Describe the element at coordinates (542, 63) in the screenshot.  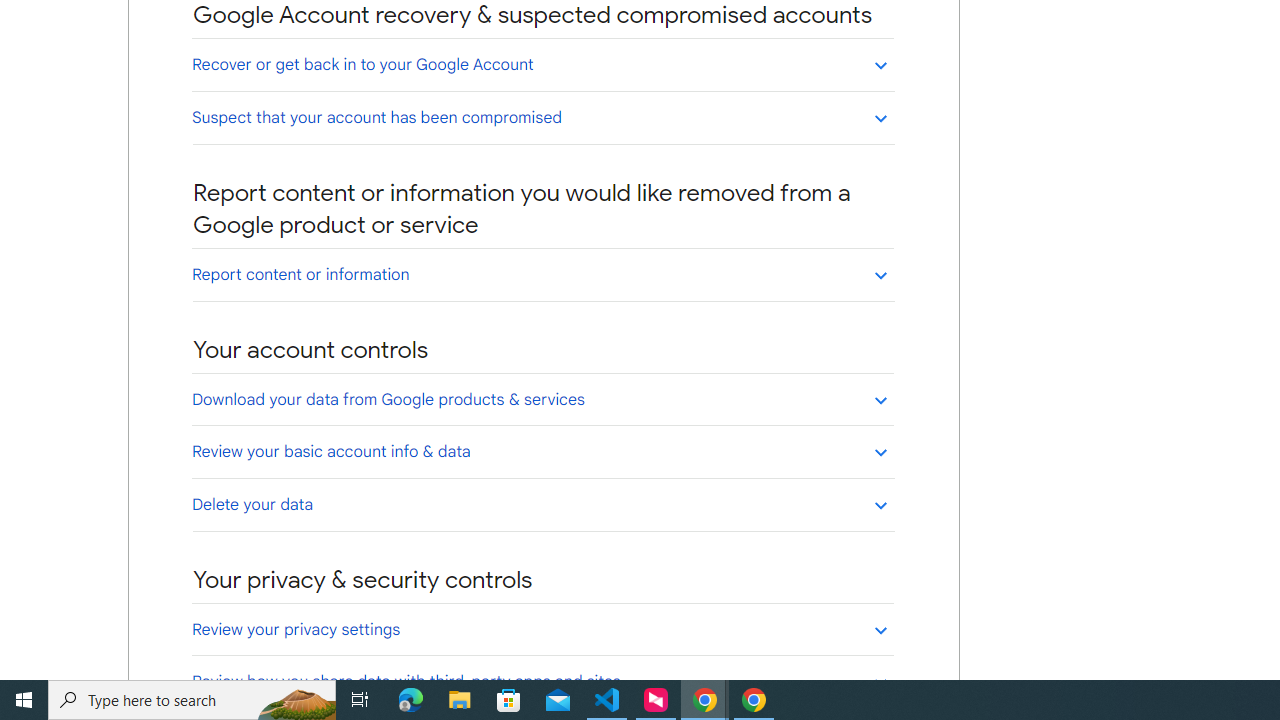
I see `'Recover or get back in to your Google Account'` at that location.